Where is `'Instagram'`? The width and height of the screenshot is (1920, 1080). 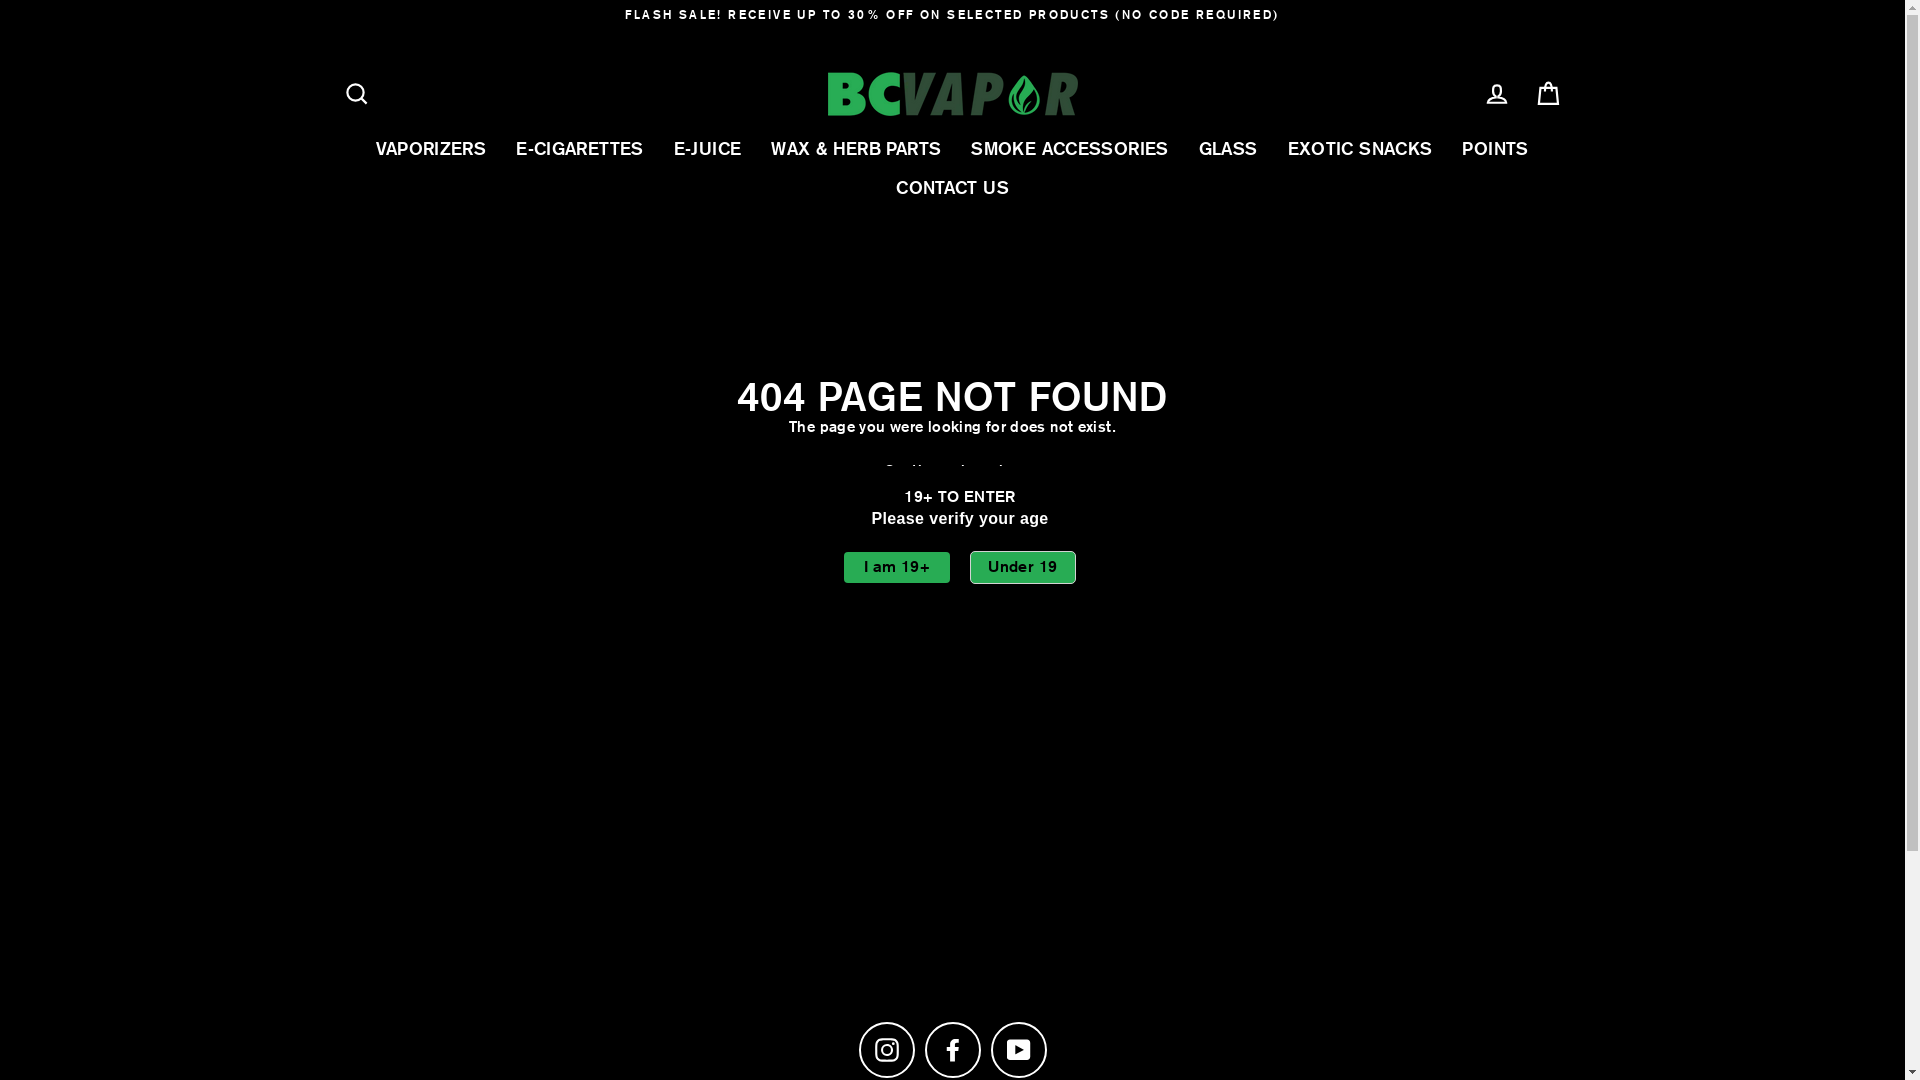 'Instagram' is located at coordinates (885, 1048).